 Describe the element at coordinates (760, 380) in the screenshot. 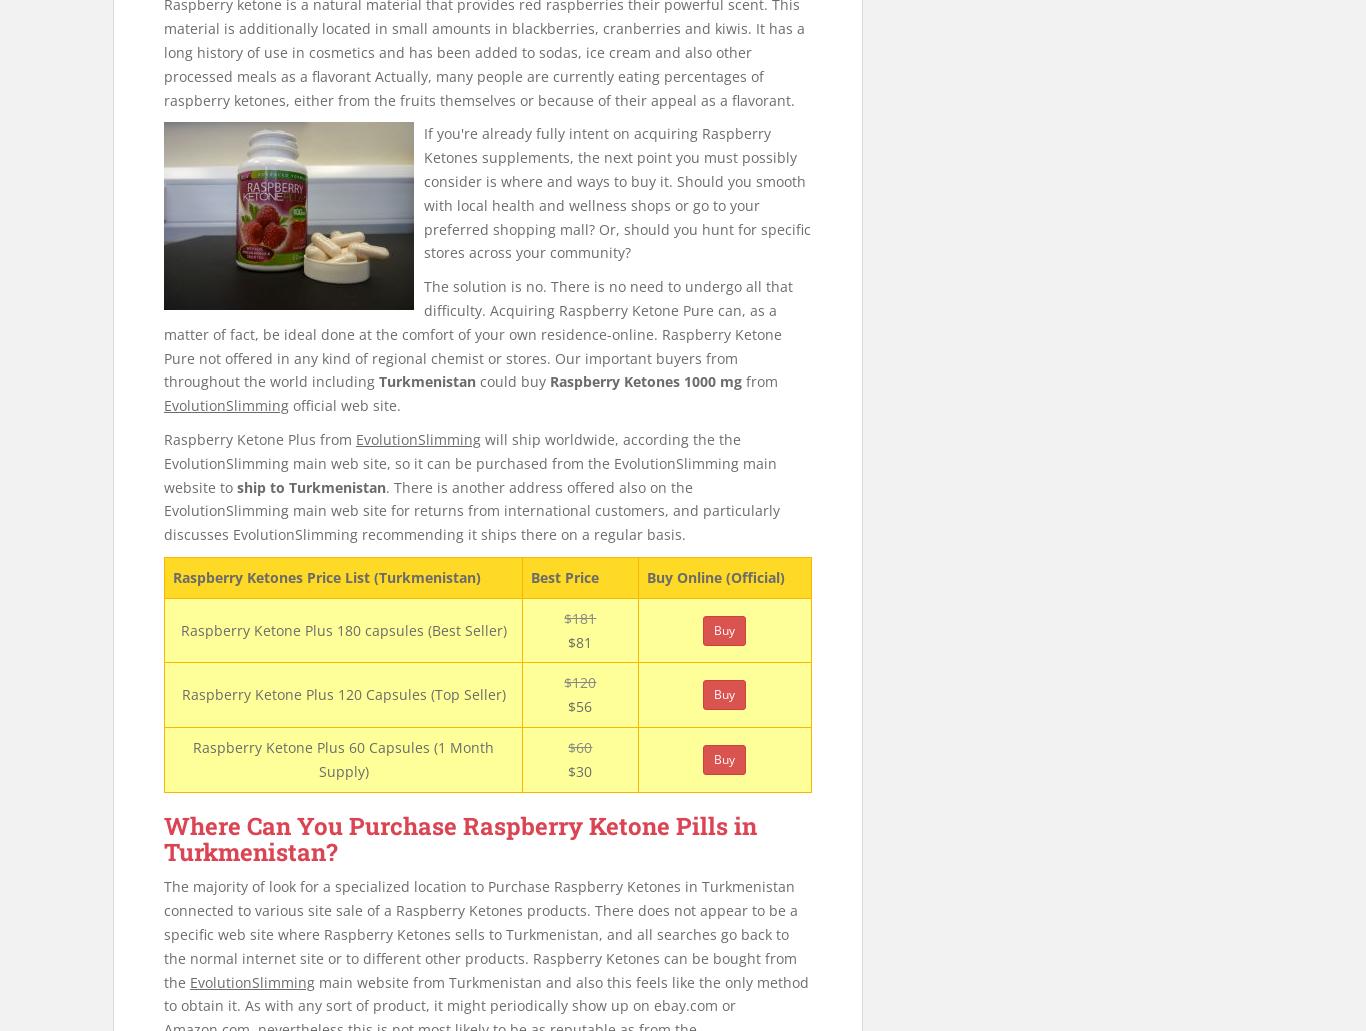

I see `'from'` at that location.